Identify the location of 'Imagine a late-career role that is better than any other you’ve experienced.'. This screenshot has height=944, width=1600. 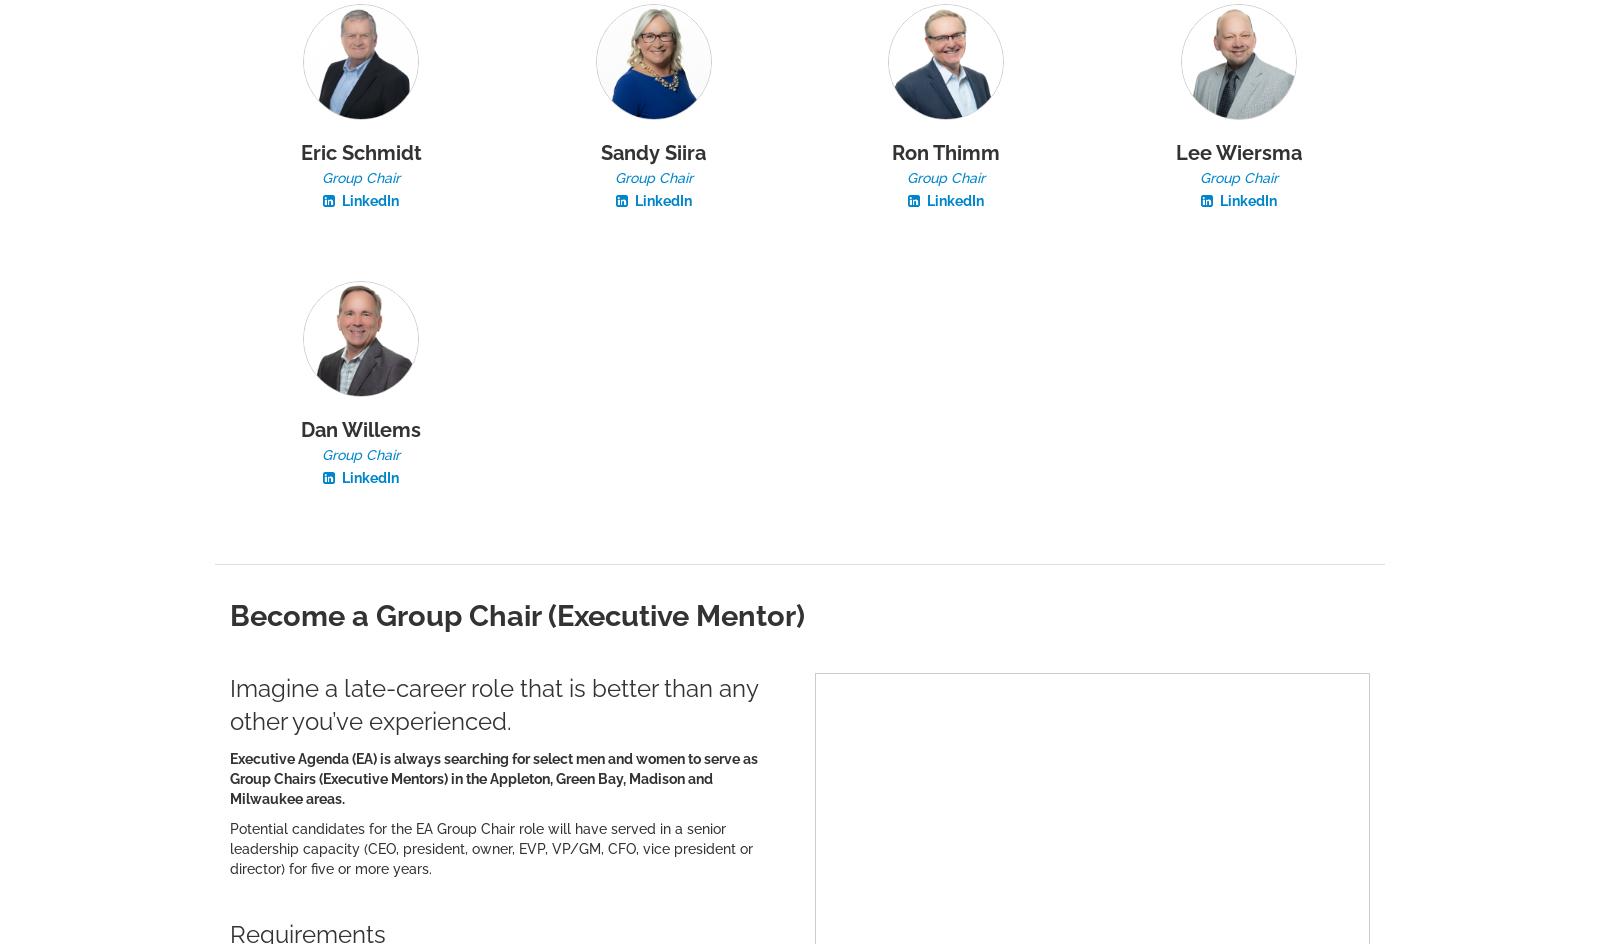
(229, 703).